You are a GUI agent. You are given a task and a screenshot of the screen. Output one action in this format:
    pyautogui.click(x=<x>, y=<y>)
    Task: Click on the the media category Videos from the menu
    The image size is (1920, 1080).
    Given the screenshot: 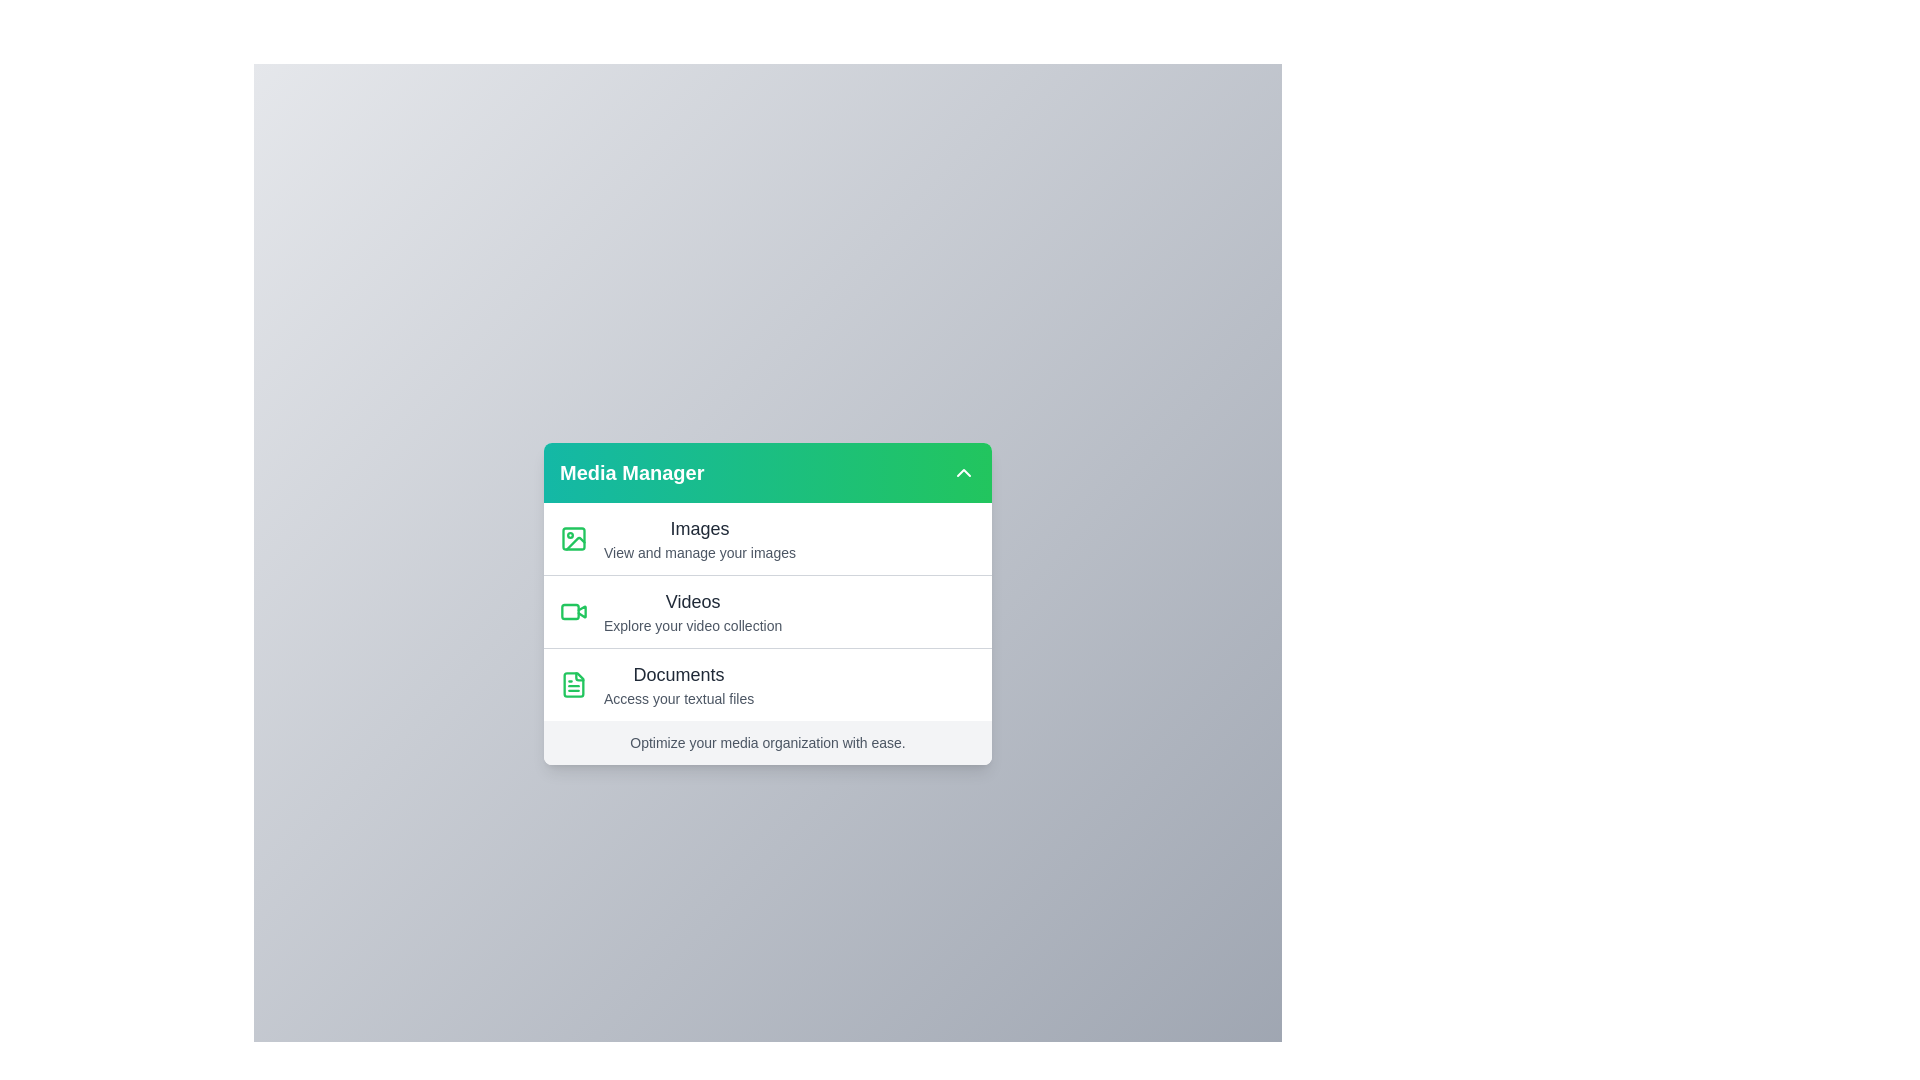 What is the action you would take?
    pyautogui.click(x=767, y=610)
    